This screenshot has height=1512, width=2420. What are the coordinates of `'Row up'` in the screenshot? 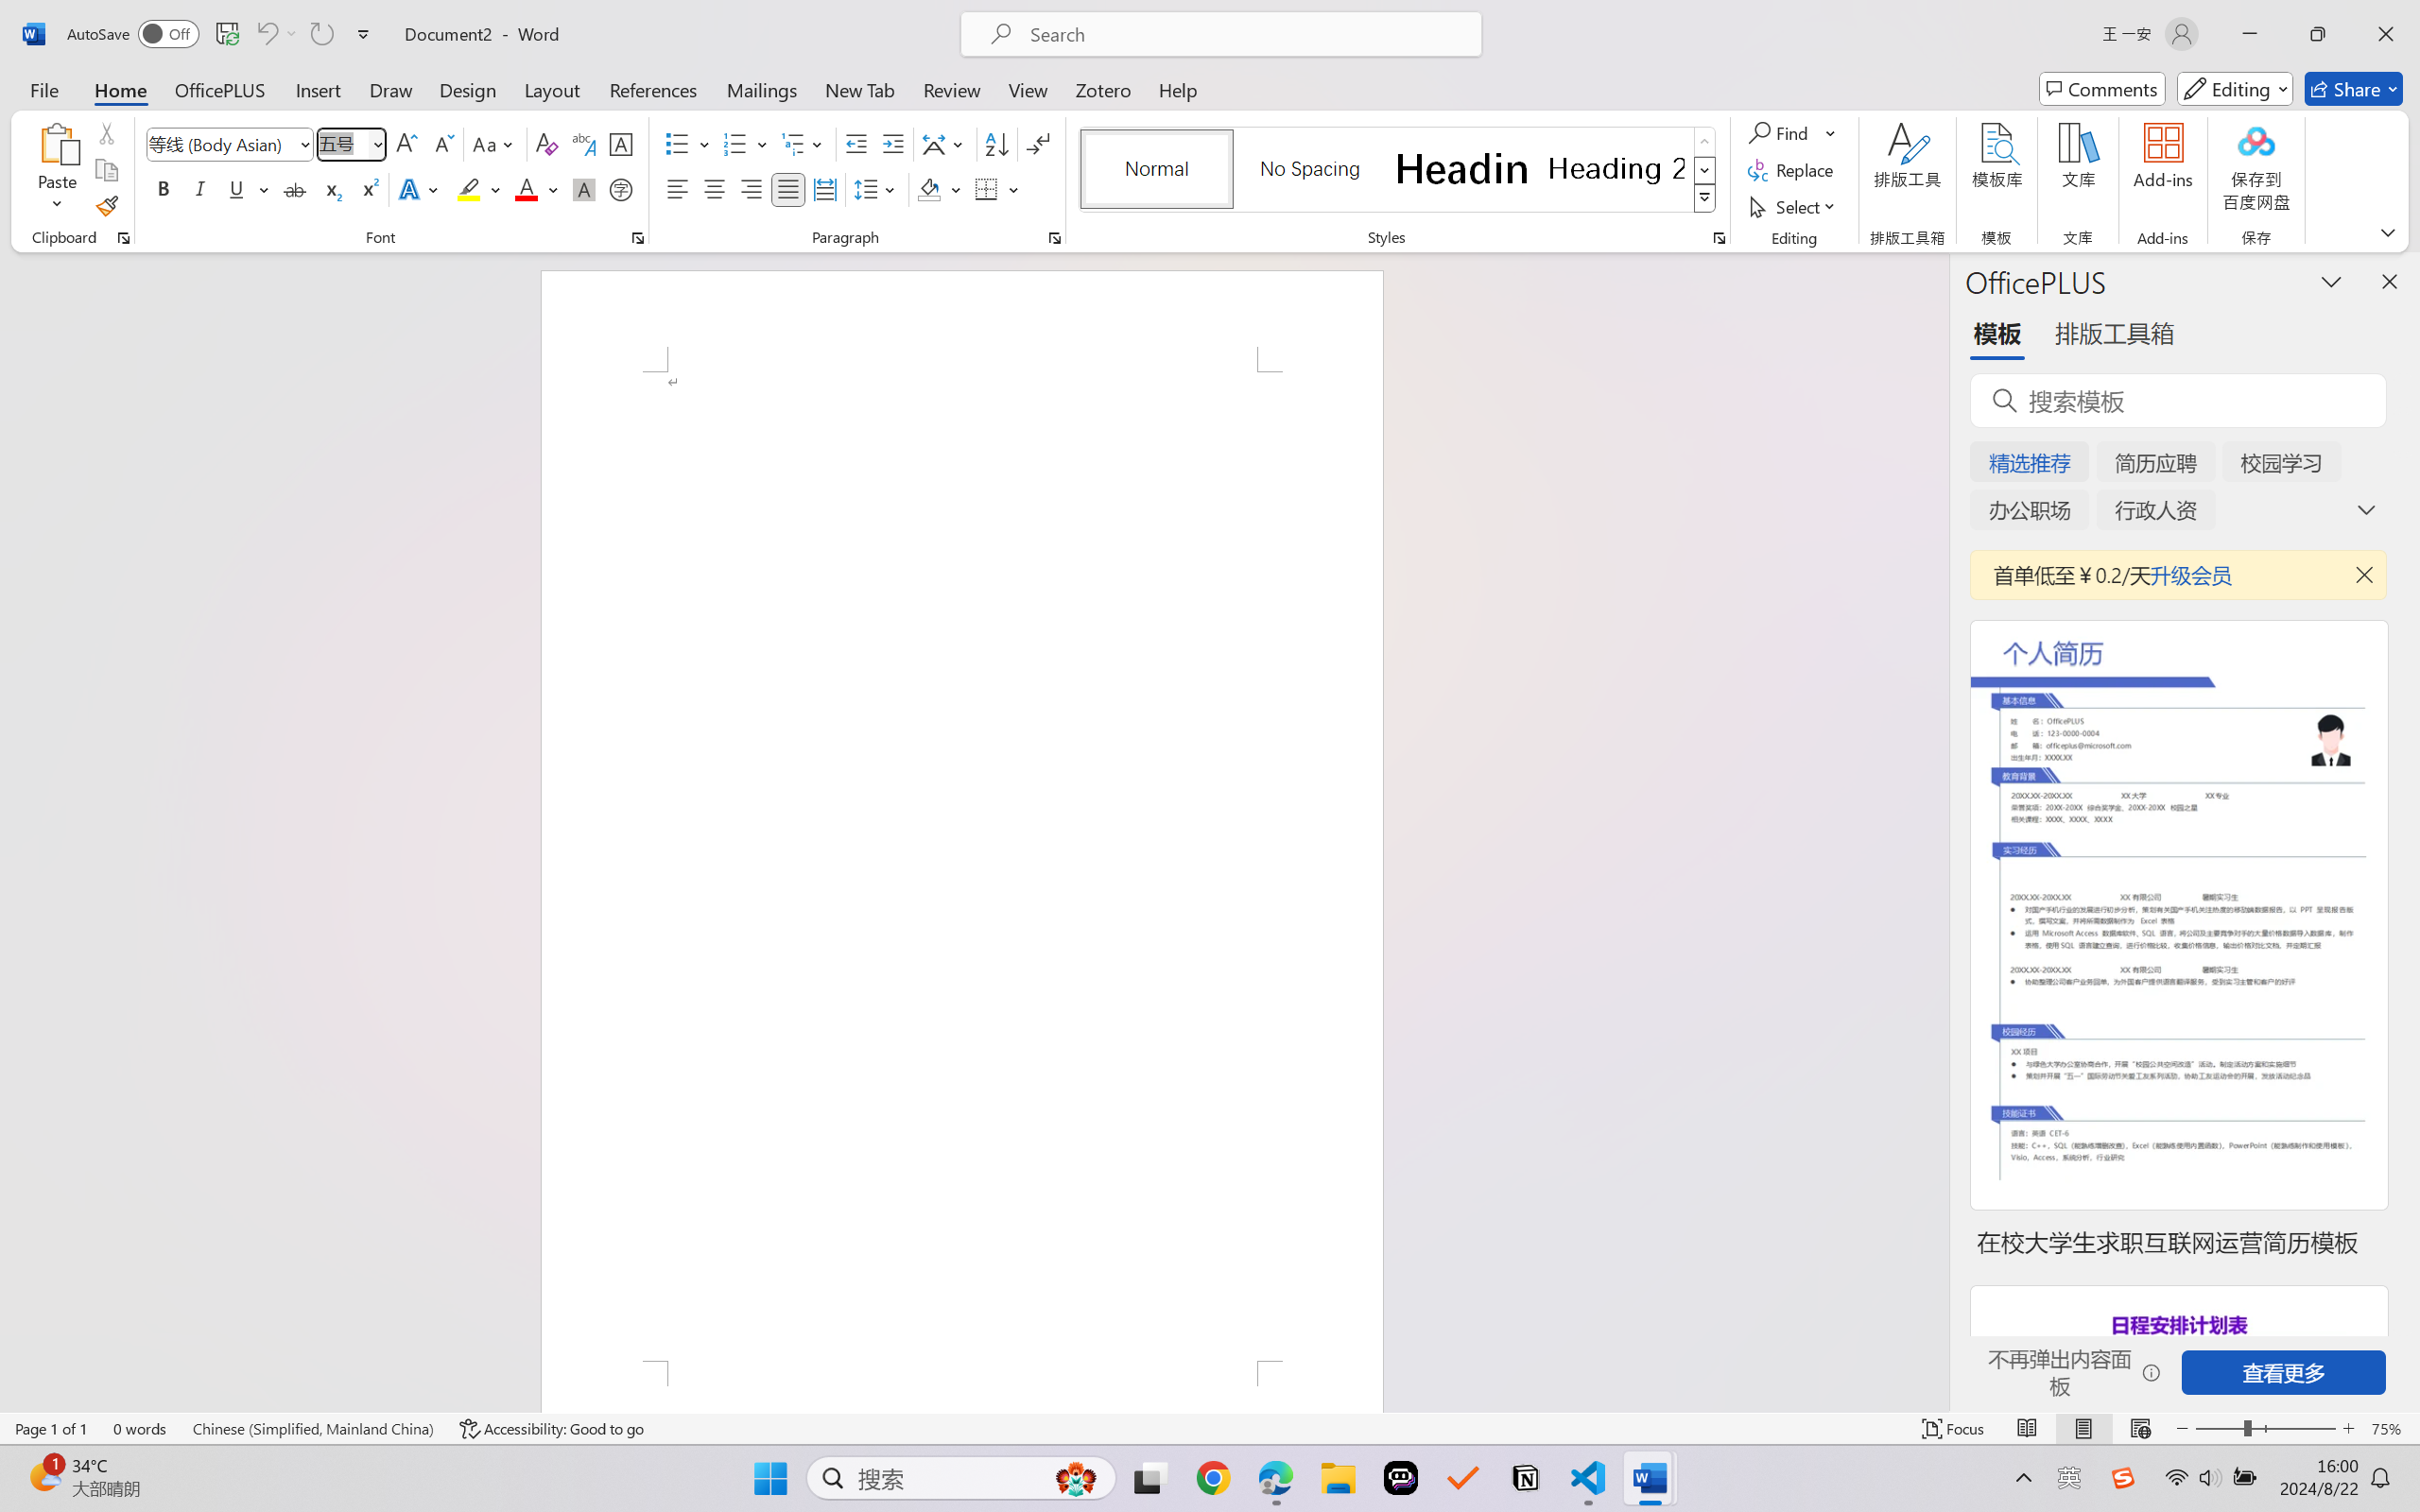 It's located at (1703, 141).